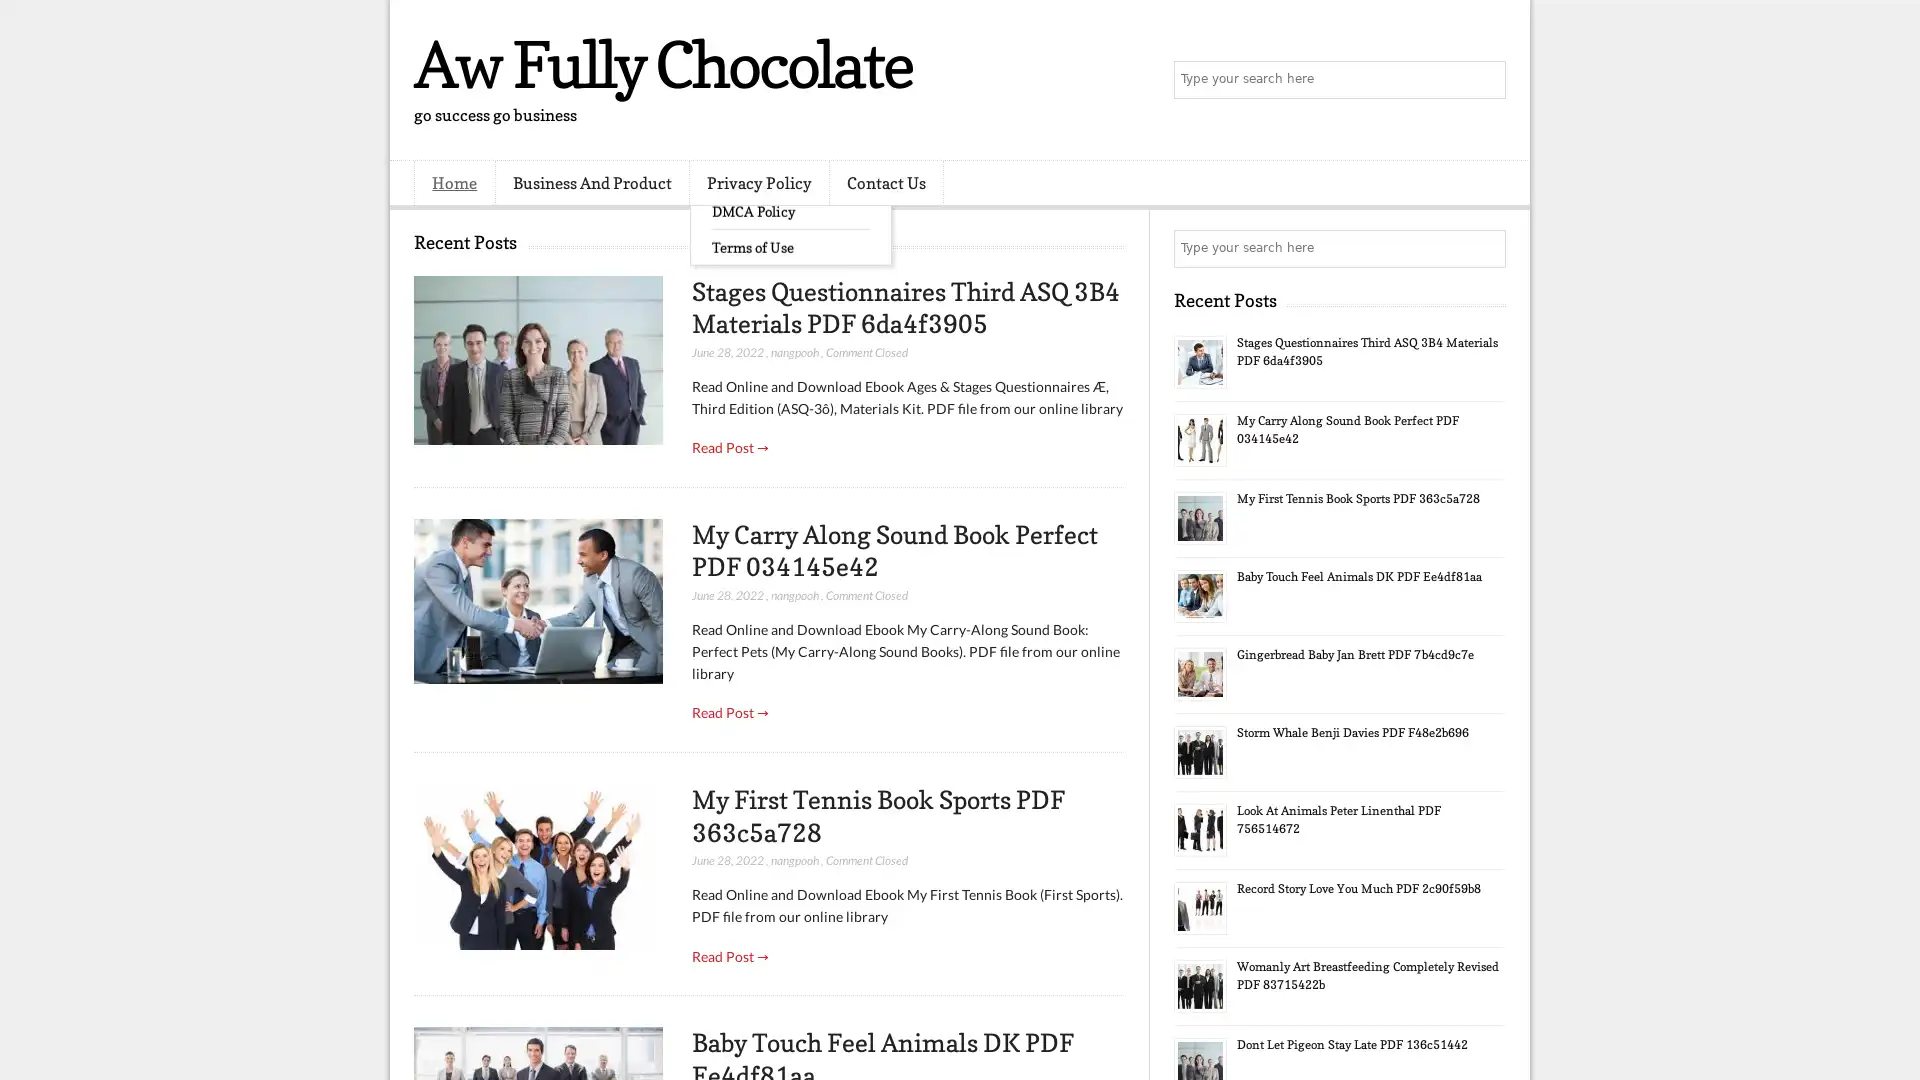 Image resolution: width=1920 pixels, height=1080 pixels. What do you see at coordinates (1485, 248) in the screenshot?
I see `Search` at bounding box center [1485, 248].